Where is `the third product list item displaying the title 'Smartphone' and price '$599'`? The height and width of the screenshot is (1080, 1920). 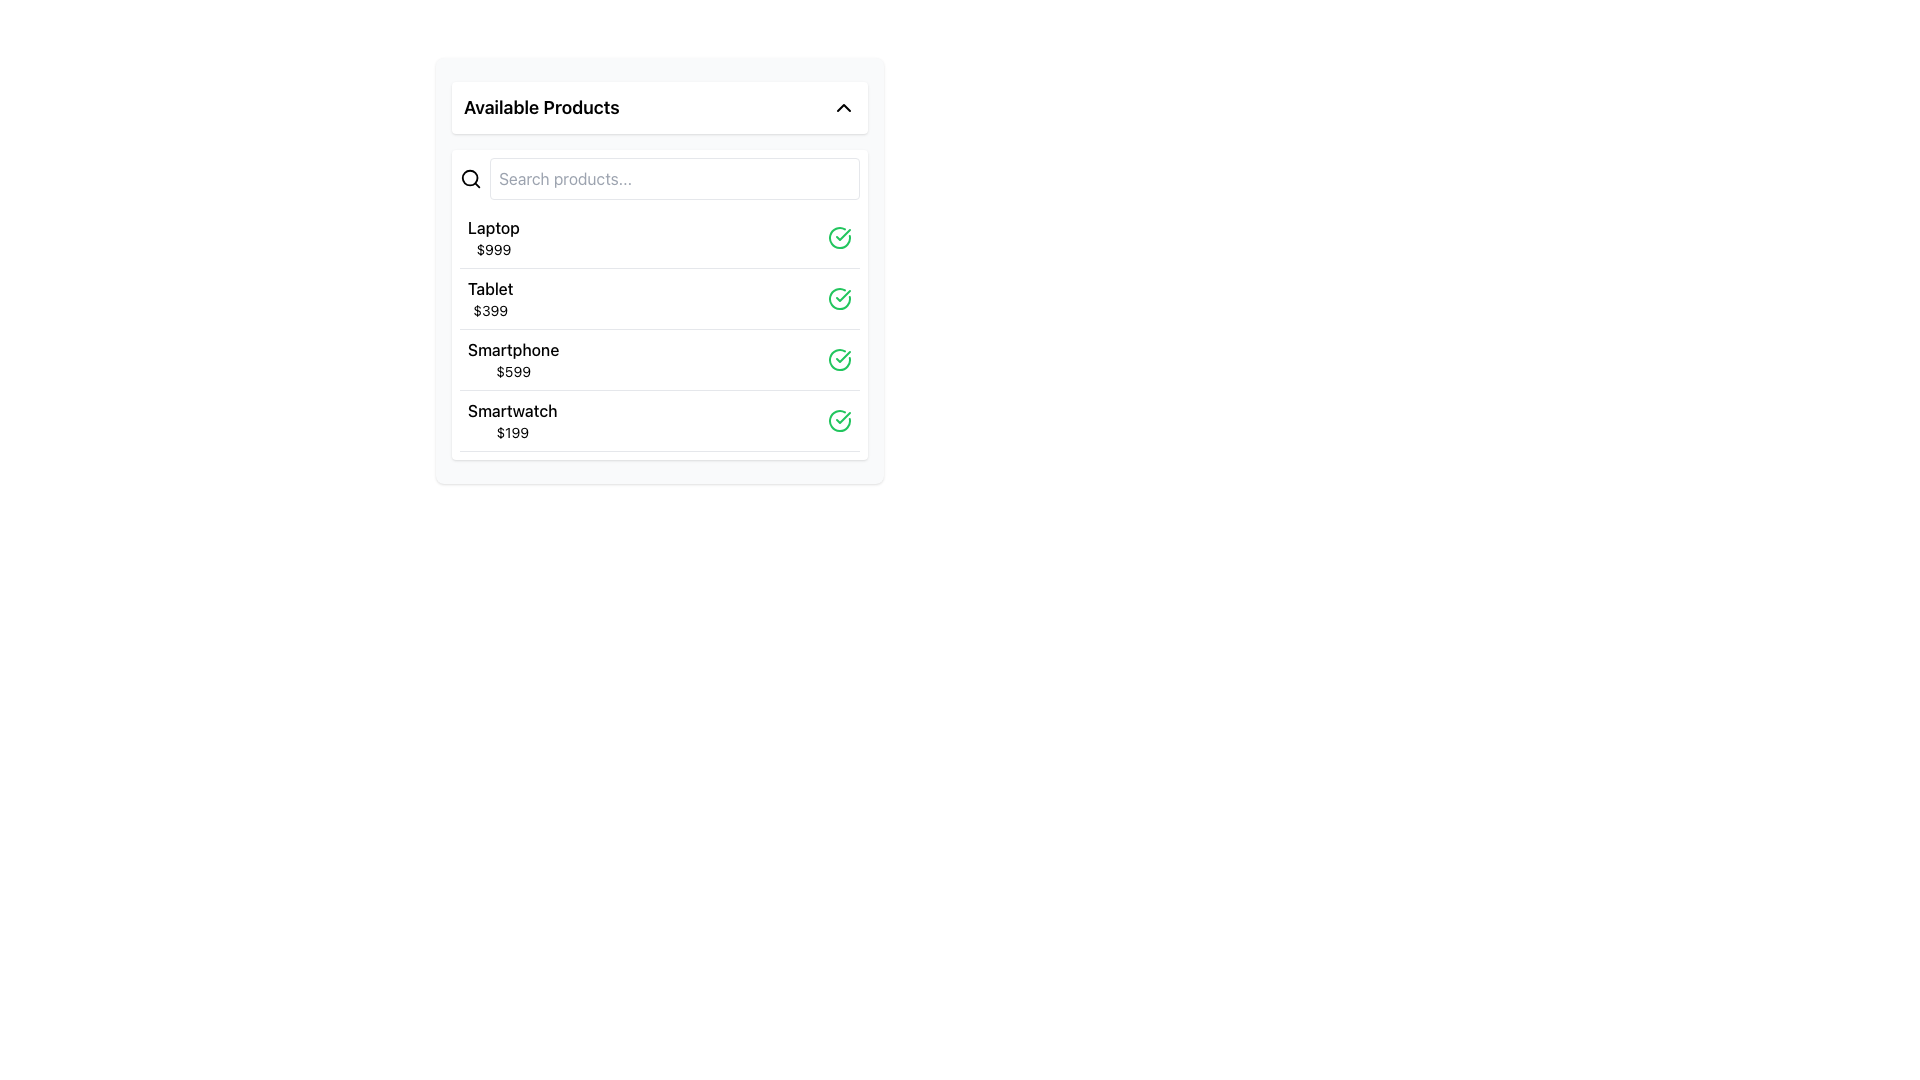
the third product list item displaying the title 'Smartphone' and price '$599' is located at coordinates (660, 360).